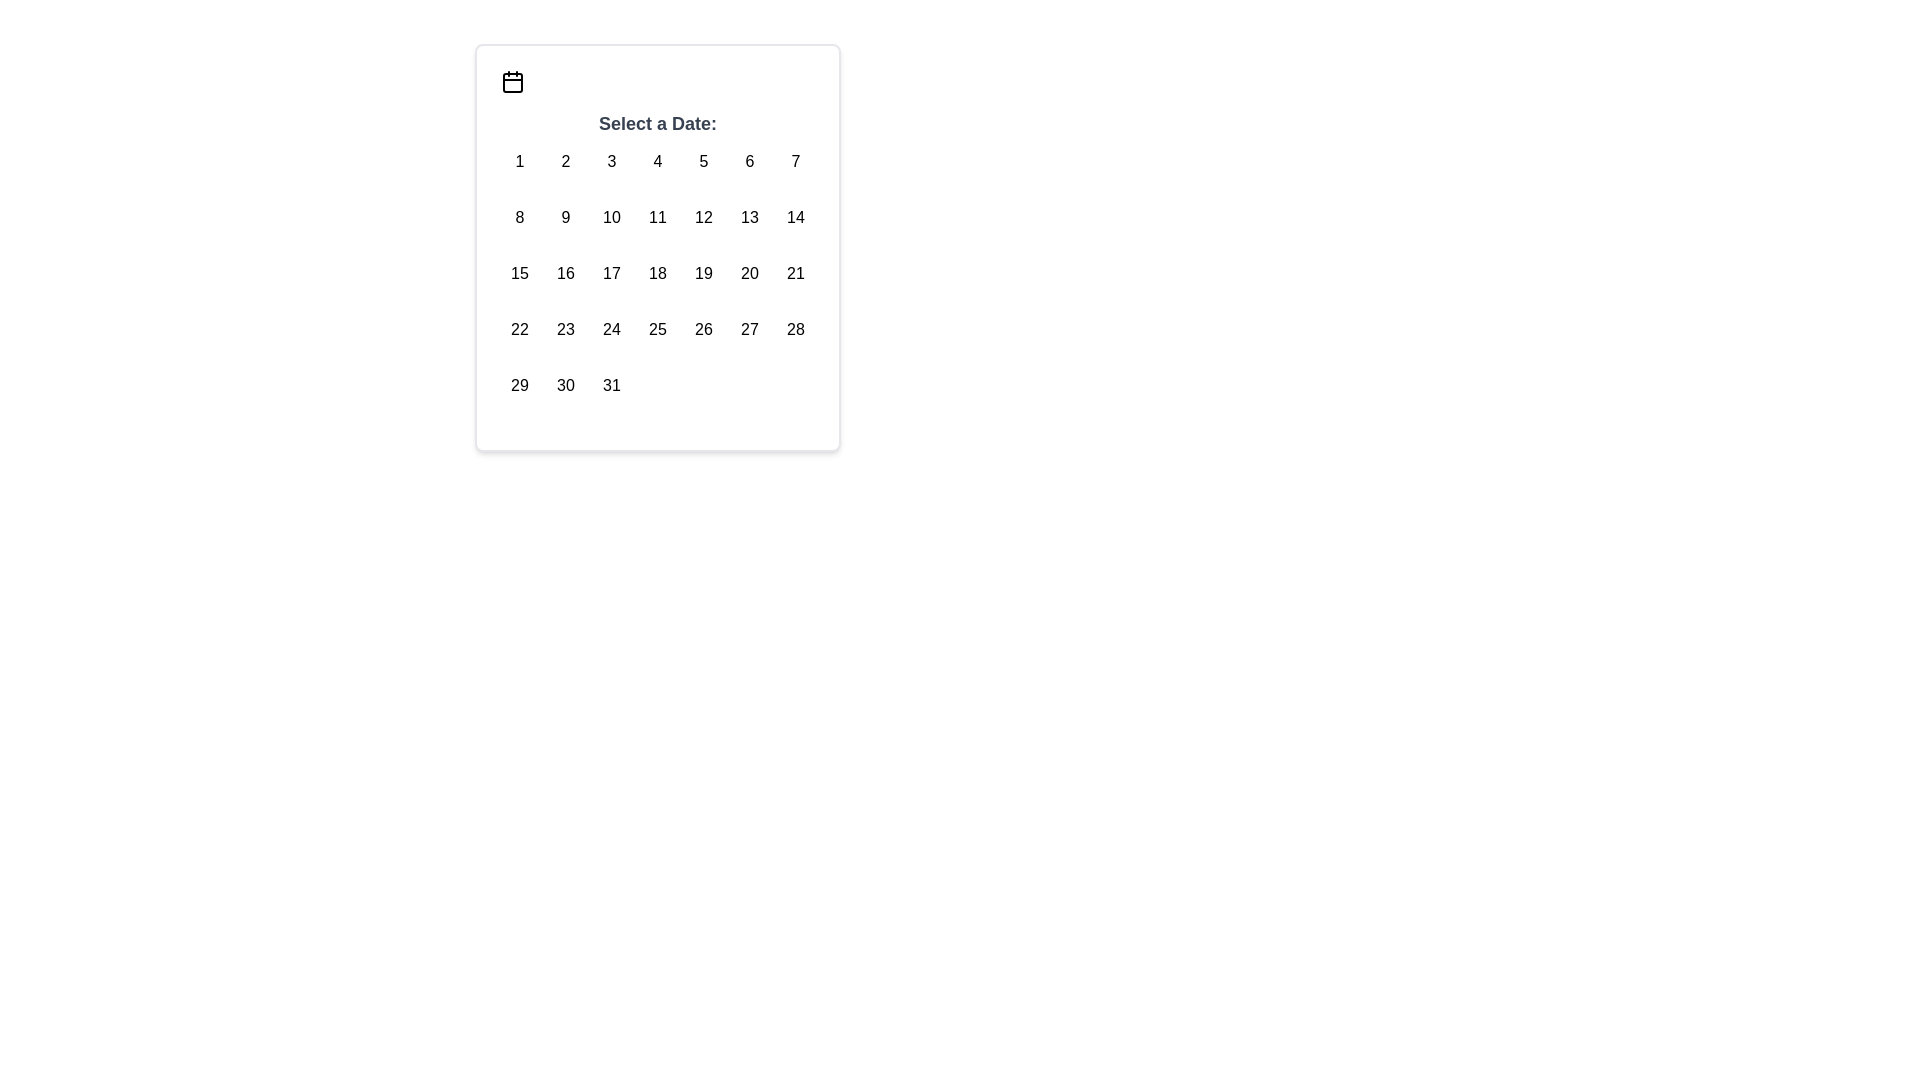 This screenshot has height=1080, width=1920. I want to click on the circular button labeled '16' in the calendar interface, so click(565, 273).